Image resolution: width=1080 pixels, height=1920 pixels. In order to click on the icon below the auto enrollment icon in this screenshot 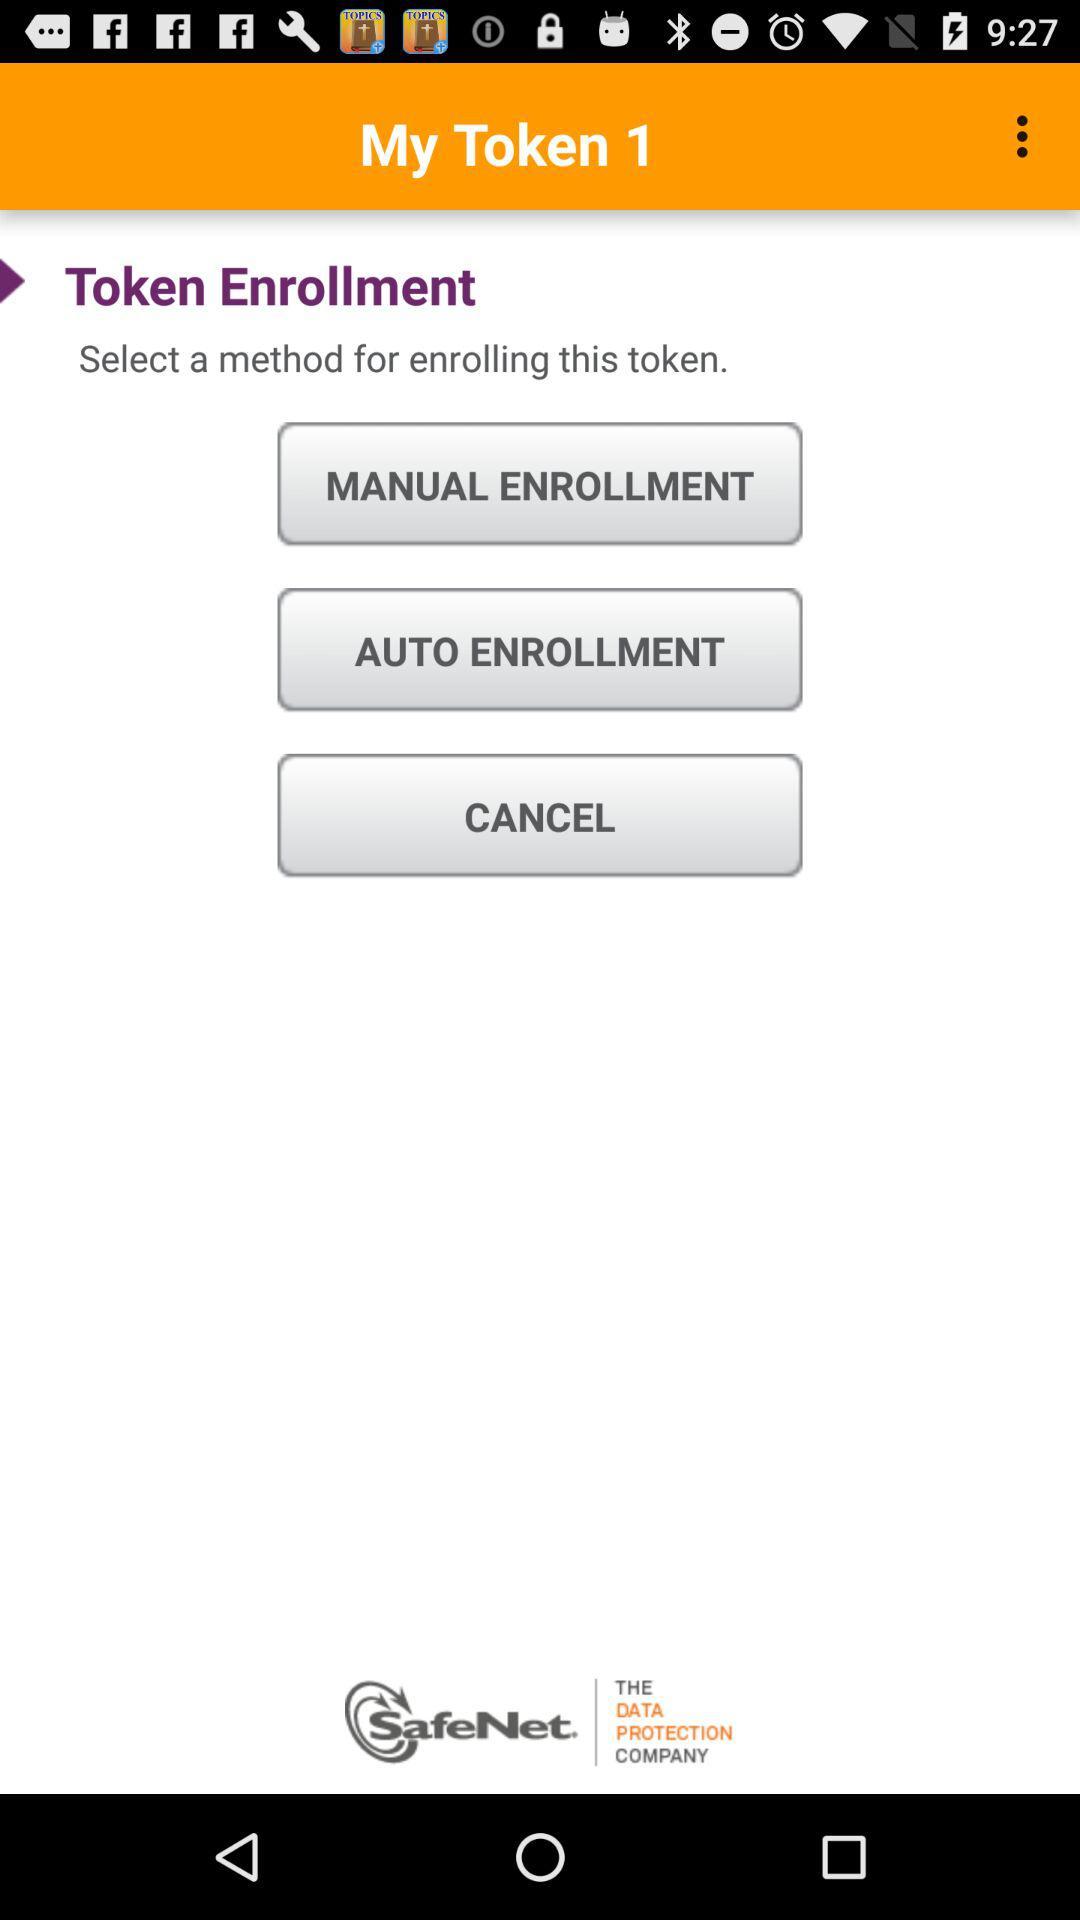, I will do `click(540, 816)`.